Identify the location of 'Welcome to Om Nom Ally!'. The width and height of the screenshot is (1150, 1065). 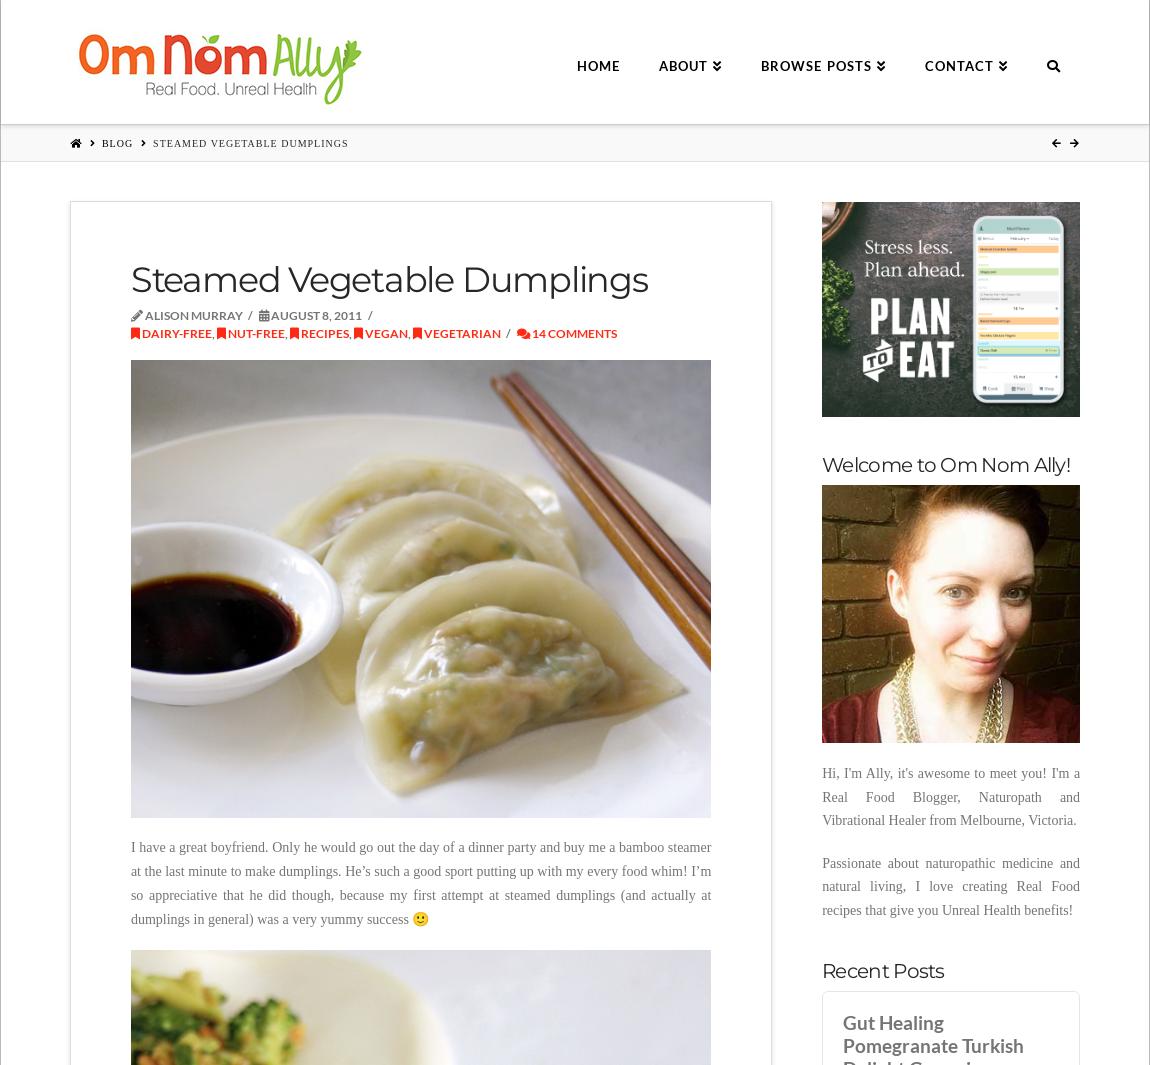
(945, 463).